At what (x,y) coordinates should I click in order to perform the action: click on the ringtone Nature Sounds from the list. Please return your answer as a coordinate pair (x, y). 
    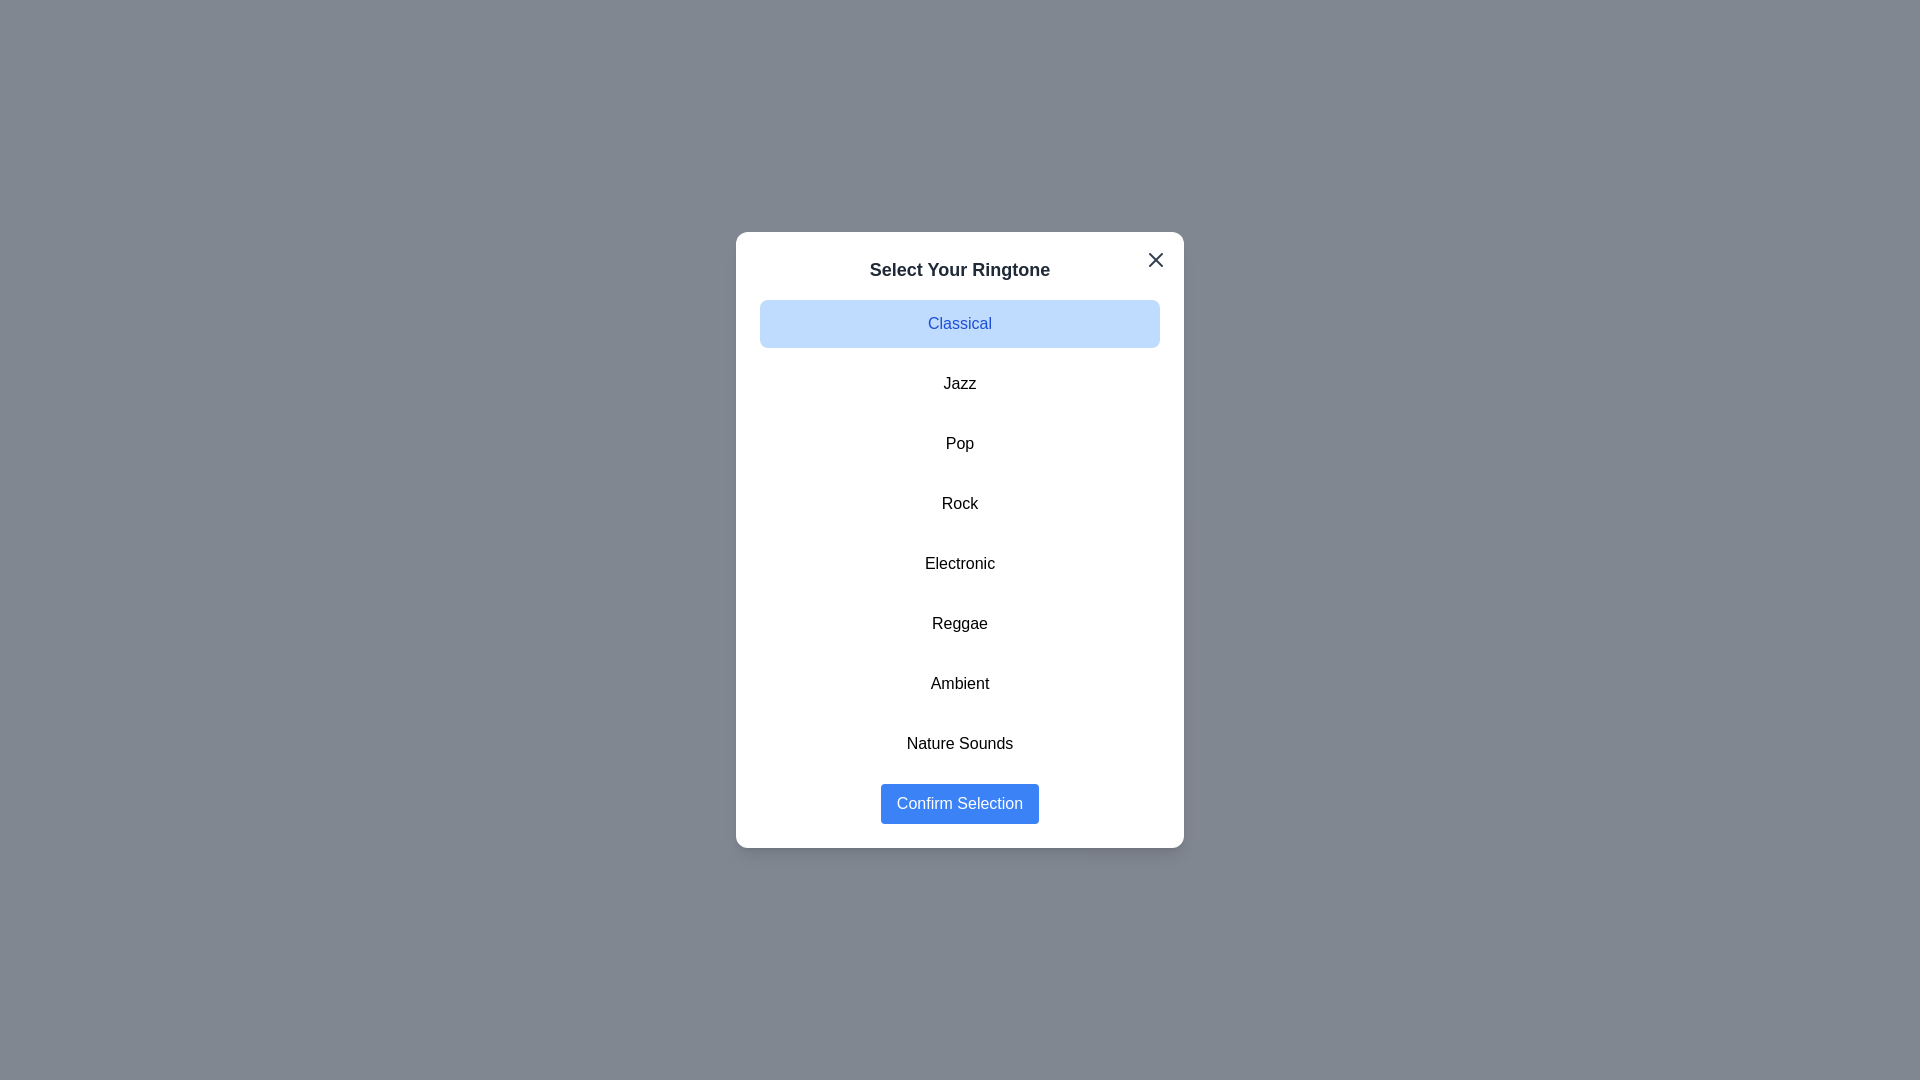
    Looking at the image, I should click on (960, 744).